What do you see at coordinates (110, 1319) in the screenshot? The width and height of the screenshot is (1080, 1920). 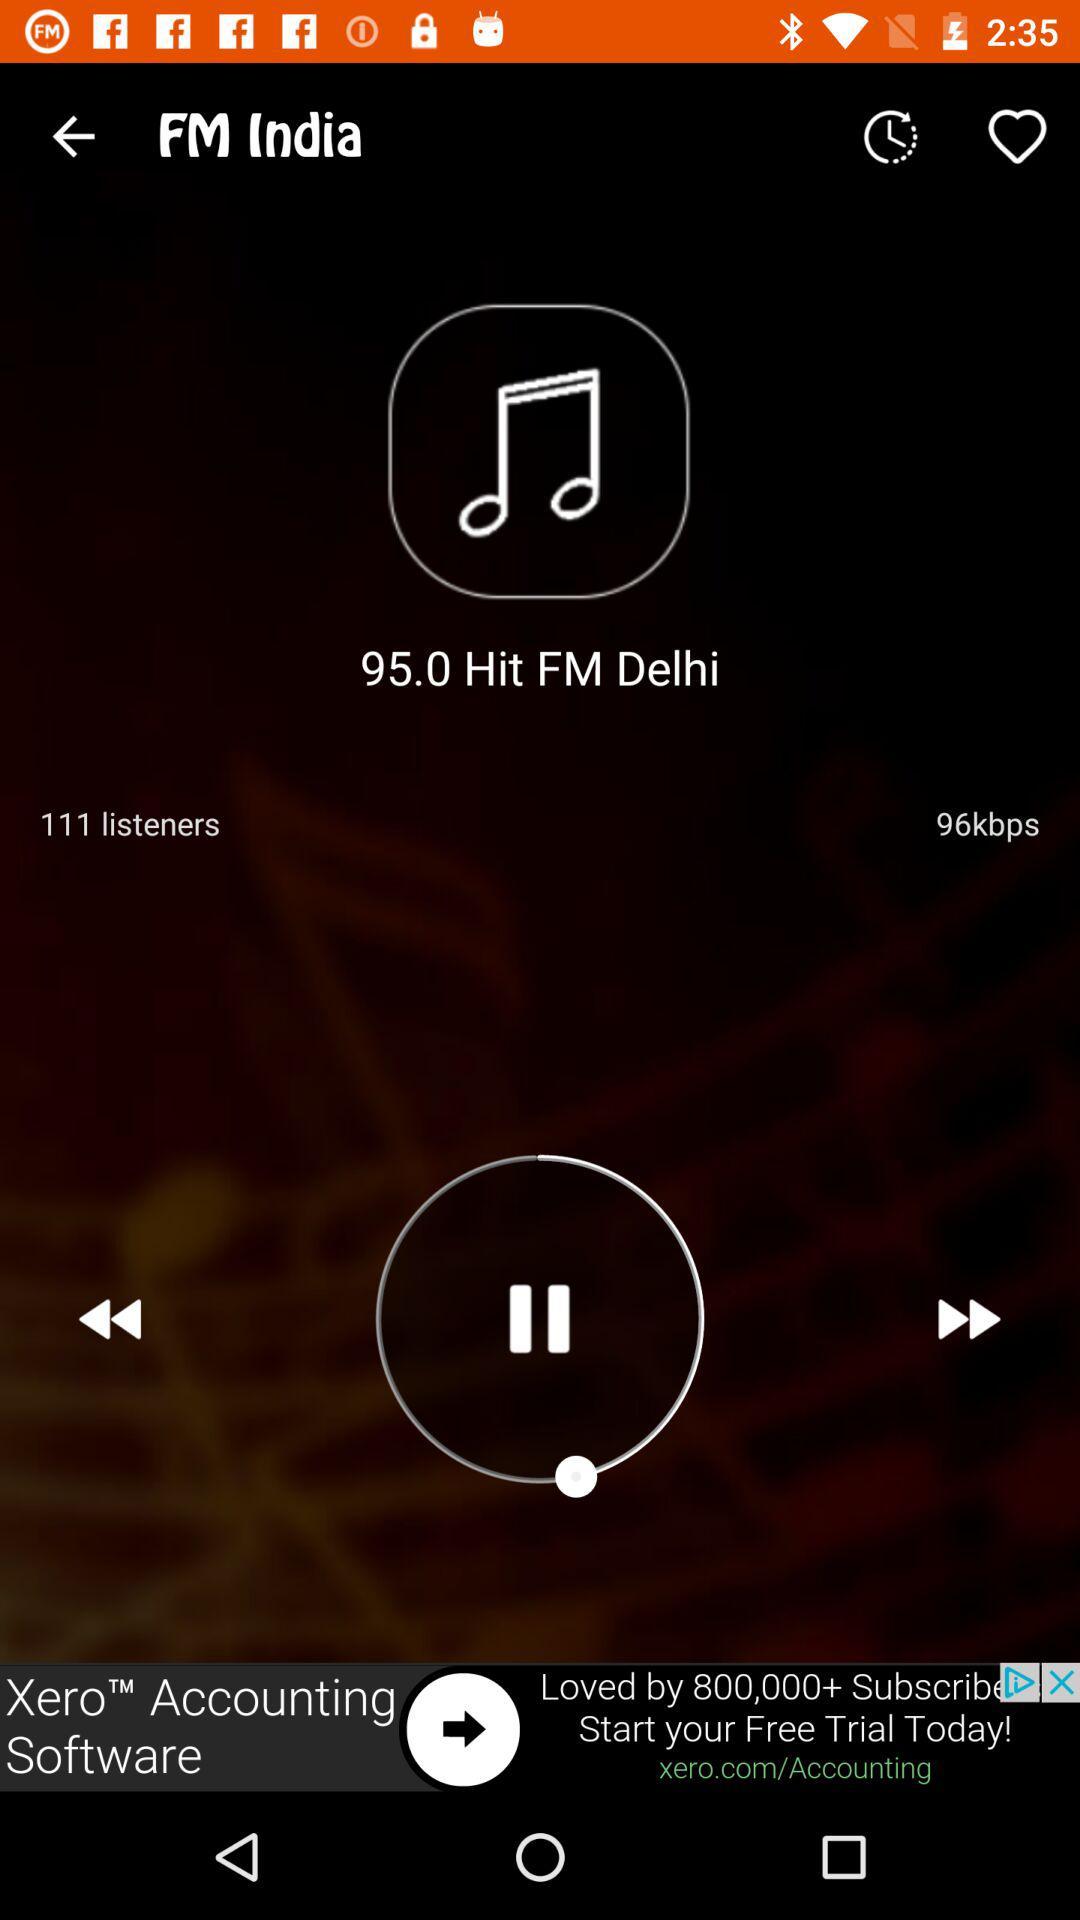 I see `the av_rewind icon` at bounding box center [110, 1319].